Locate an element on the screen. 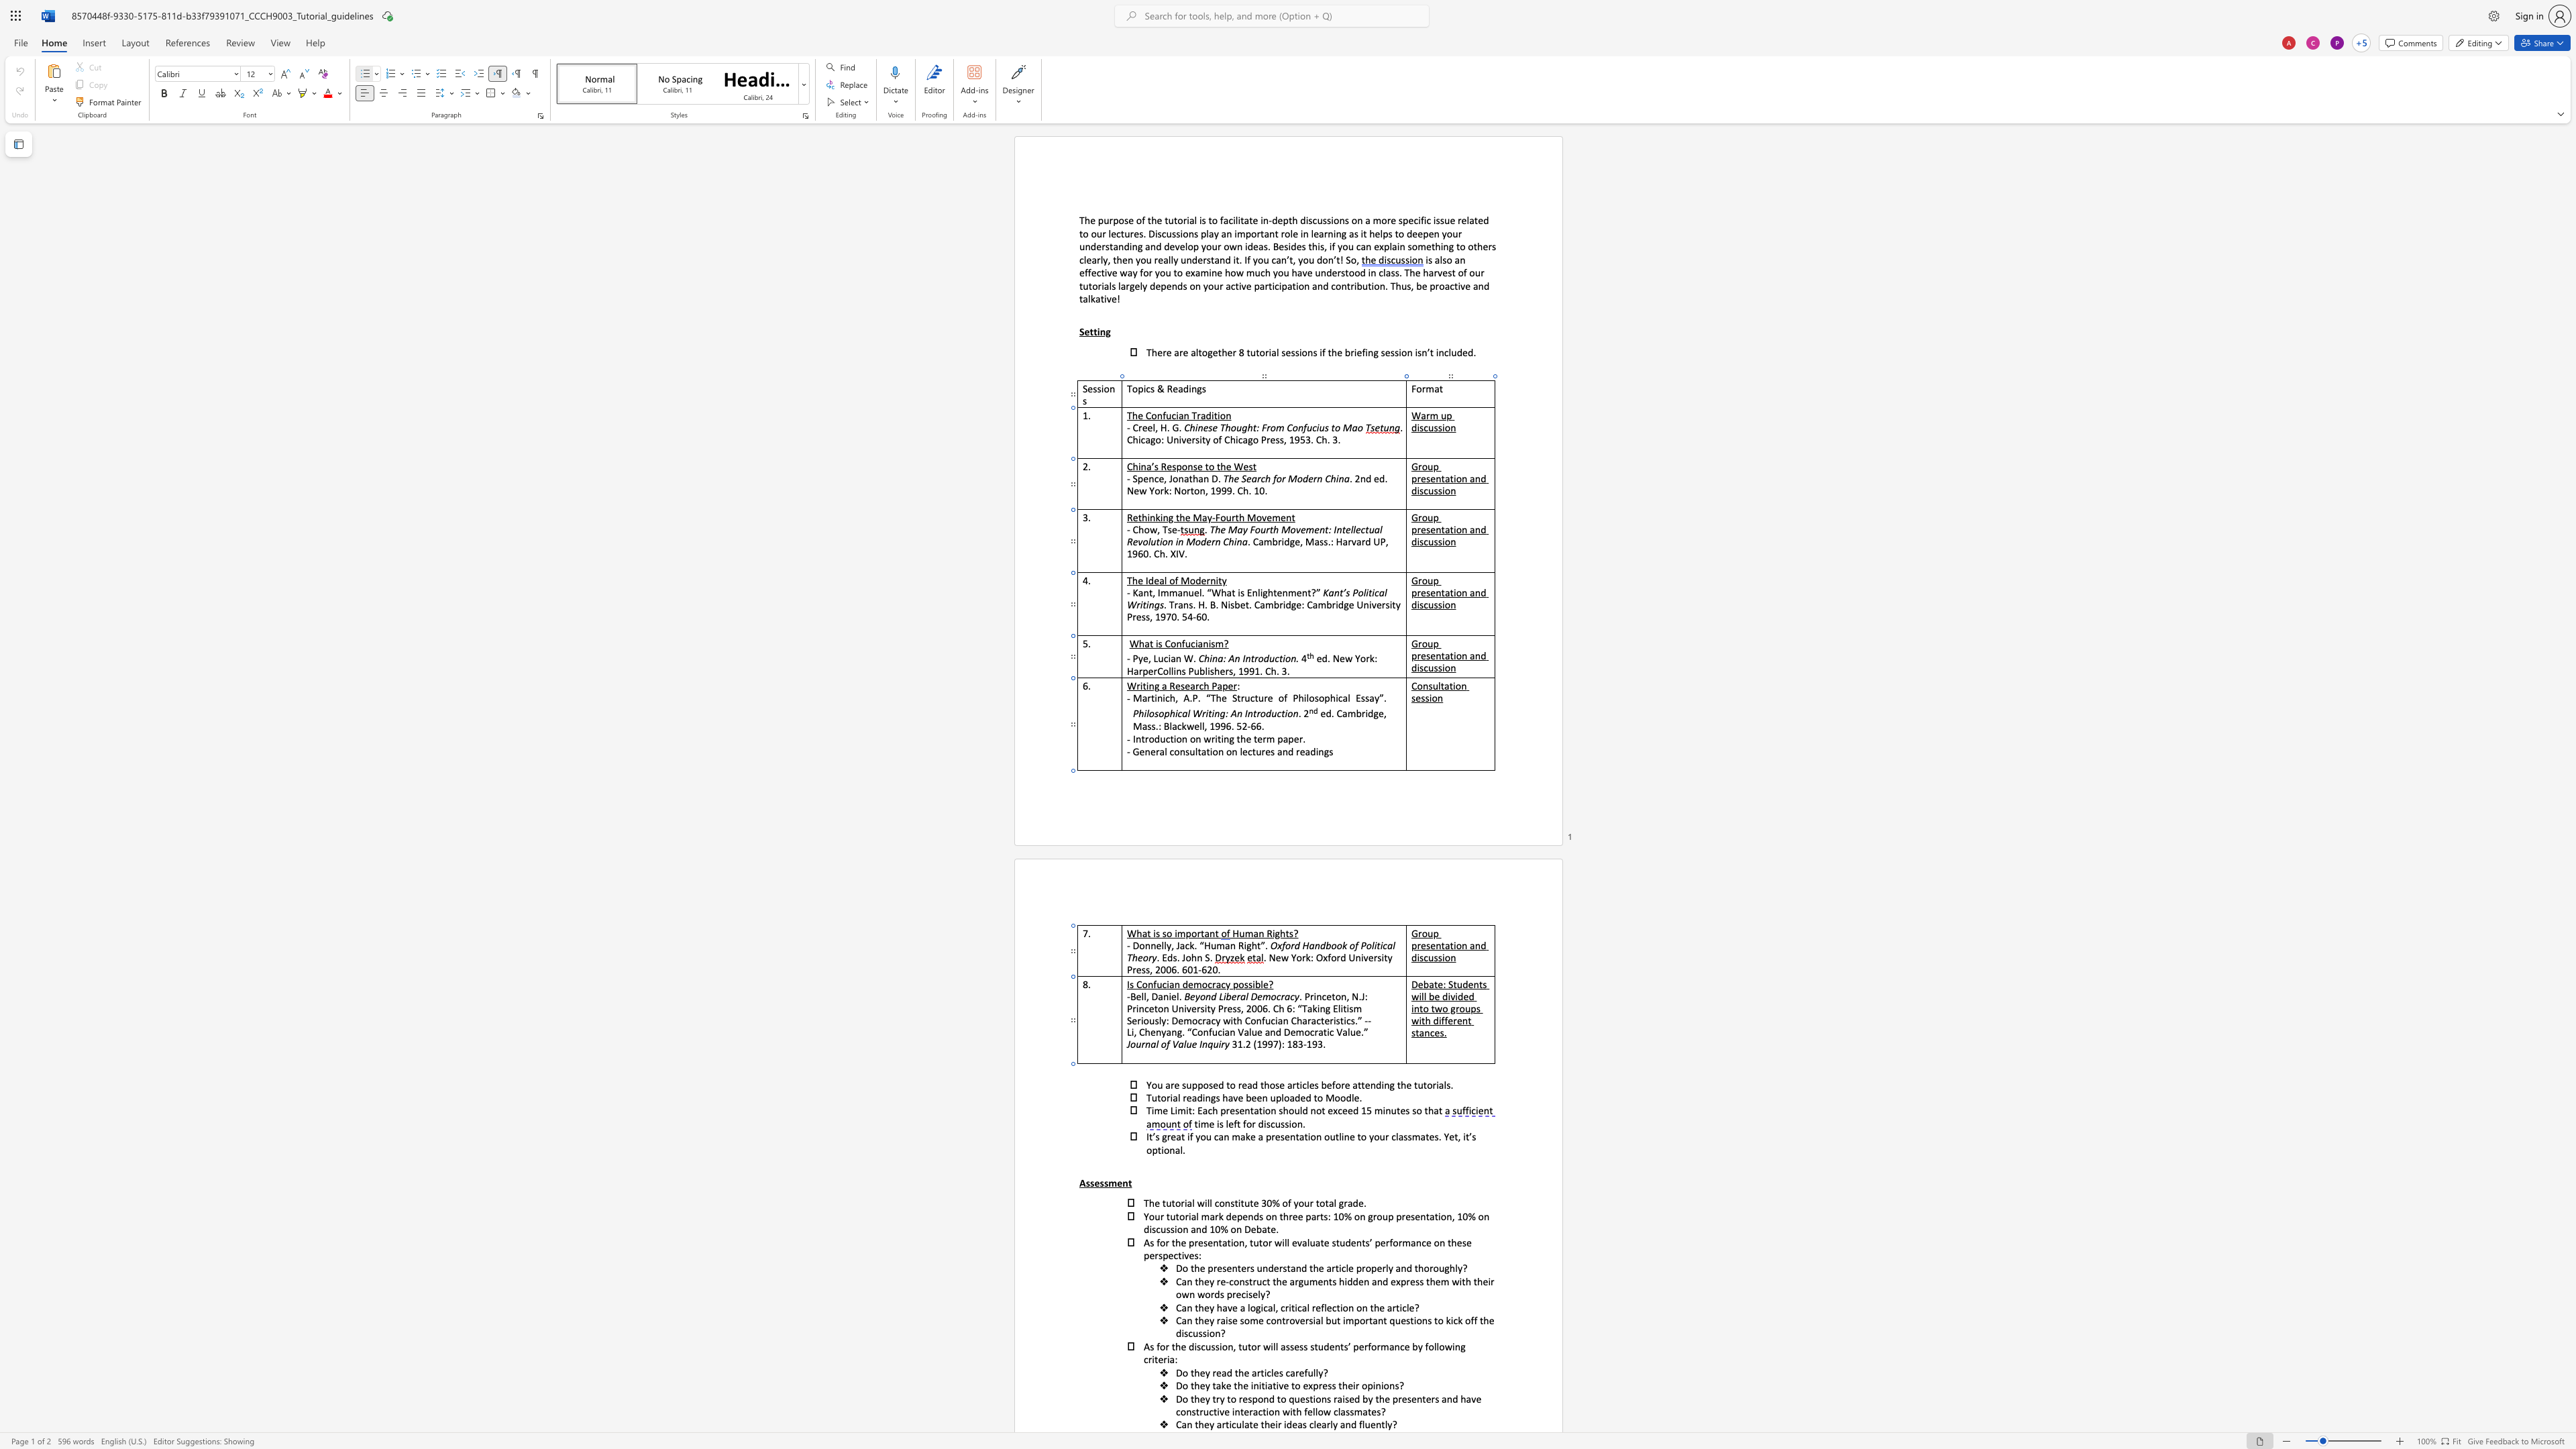 This screenshot has width=2576, height=1449. the space between the continuous character "t" and "e" in the text is located at coordinates (1271, 1228).